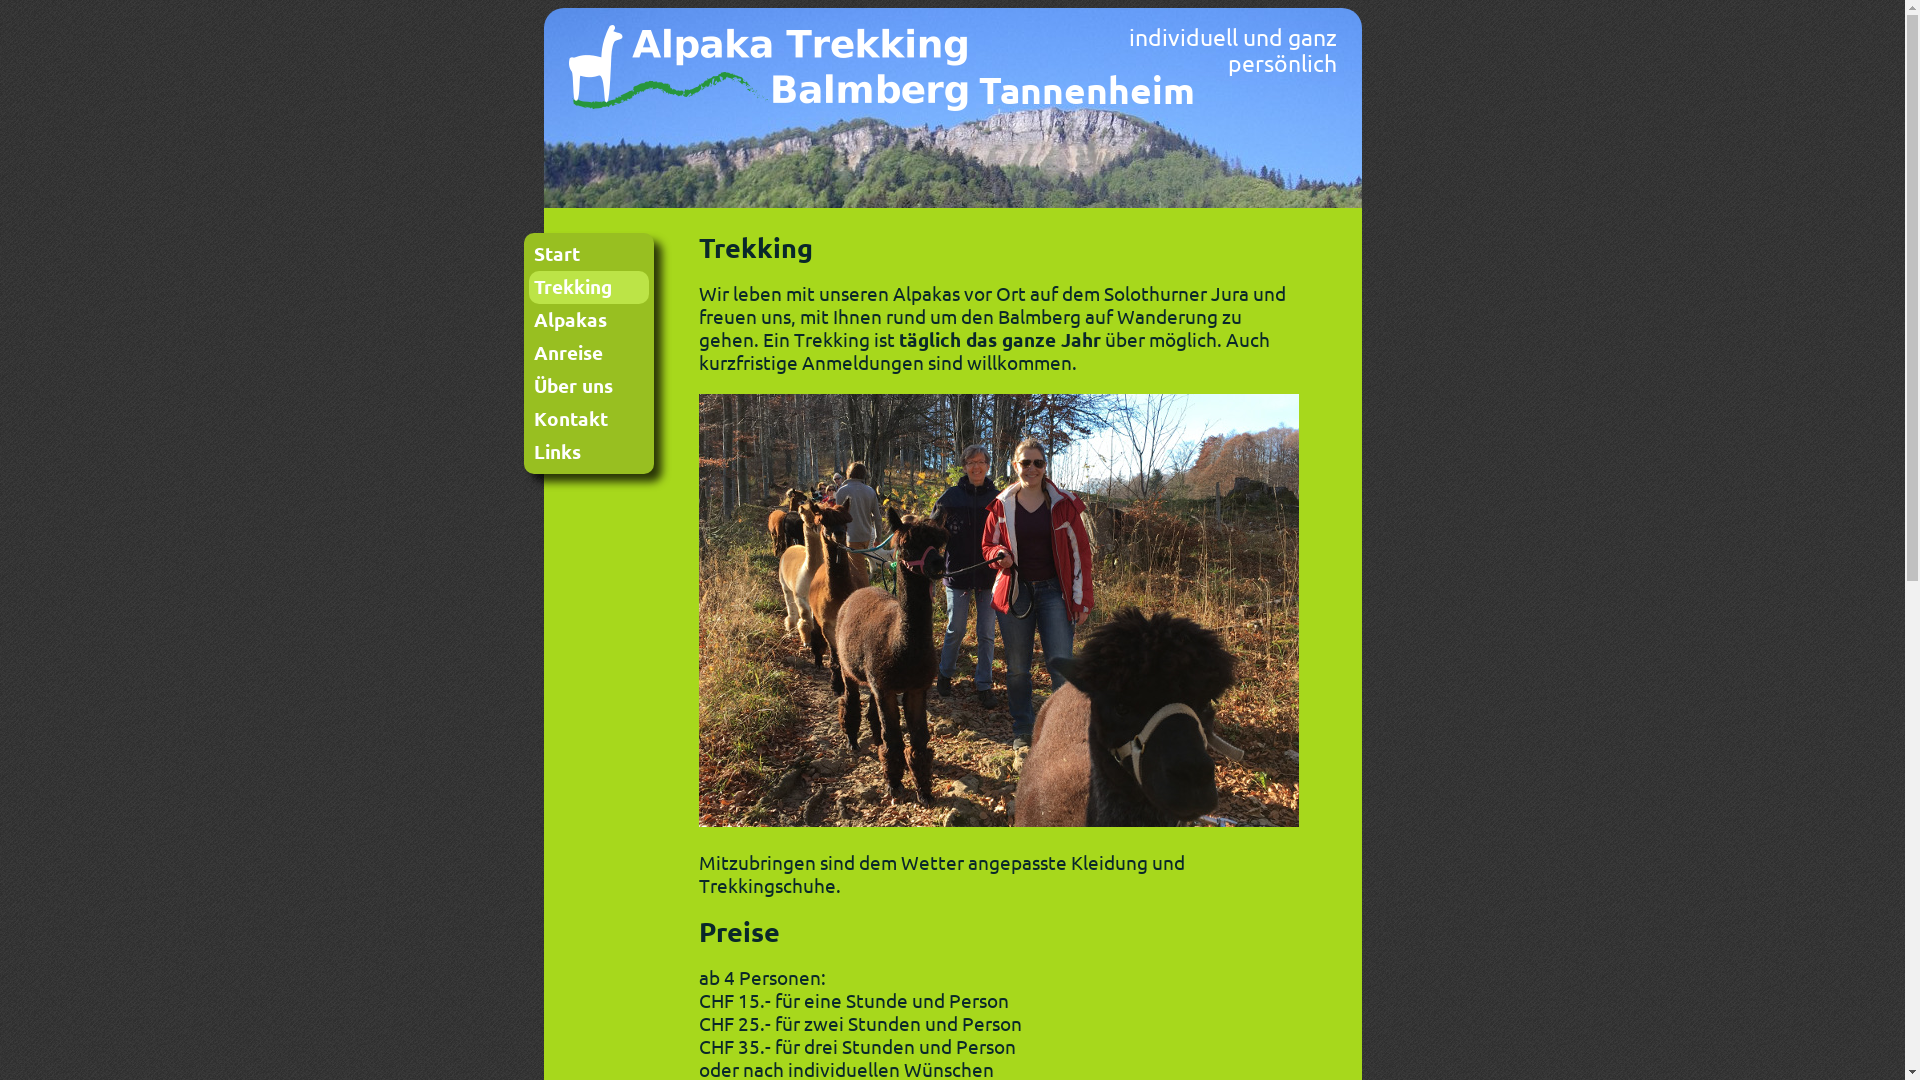 The image size is (1920, 1080). Describe the element at coordinates (587, 352) in the screenshot. I see `'Anreise'` at that location.